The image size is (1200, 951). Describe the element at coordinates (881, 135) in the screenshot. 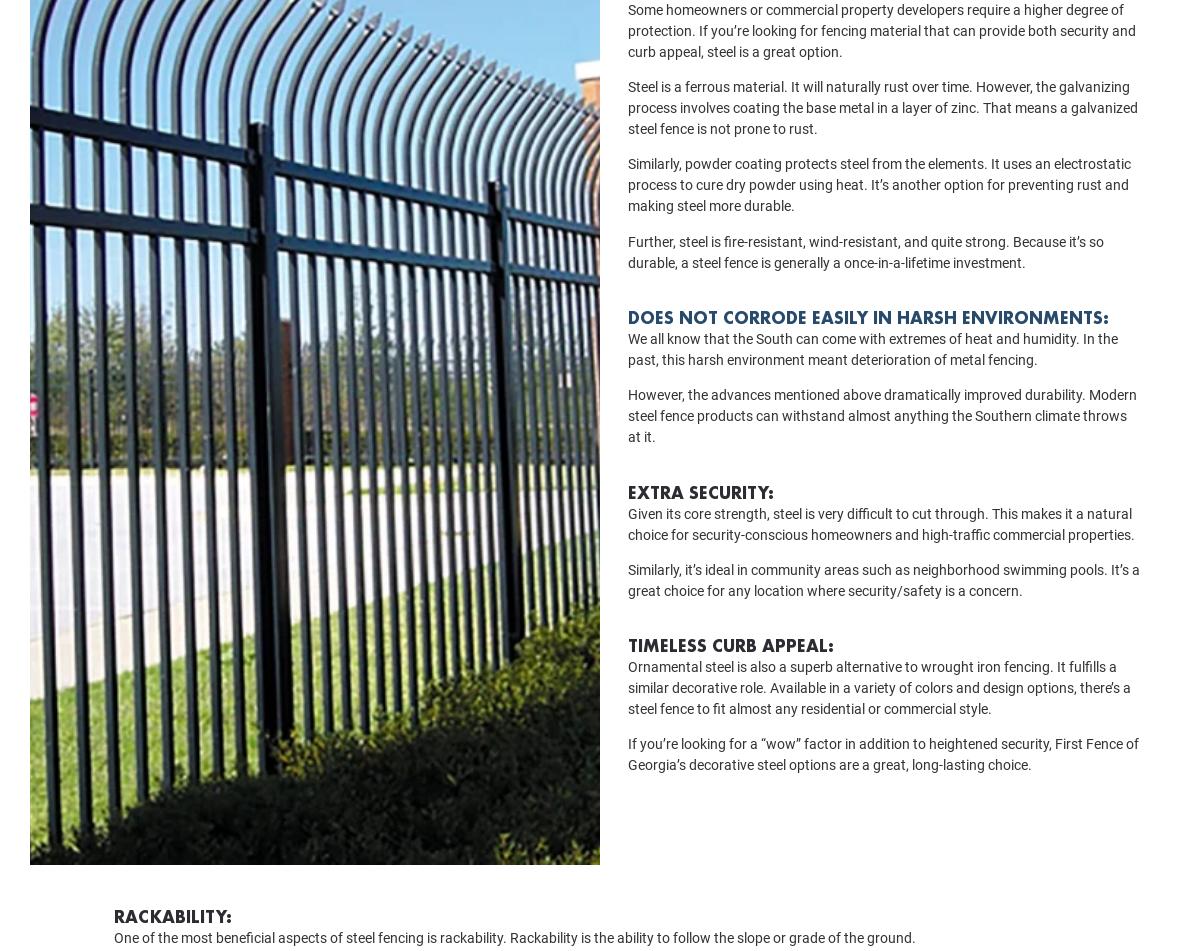

I see `'Steel is a ferrous material. It will naturally rust over time. However, the galvanizing process involves coating the base metal in a layer of zinc. That means a galvanized steel fence is not prone to rust.'` at that location.